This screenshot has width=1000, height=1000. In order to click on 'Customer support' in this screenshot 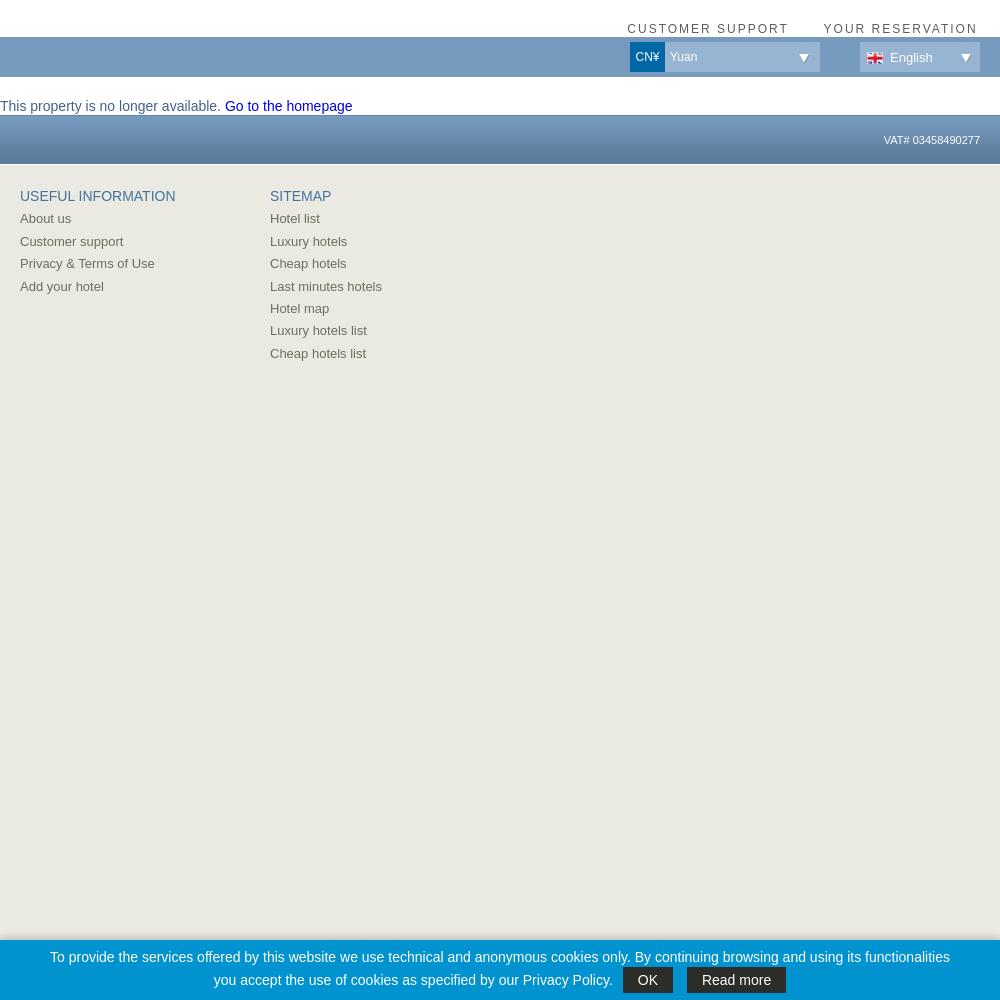, I will do `click(70, 239)`.